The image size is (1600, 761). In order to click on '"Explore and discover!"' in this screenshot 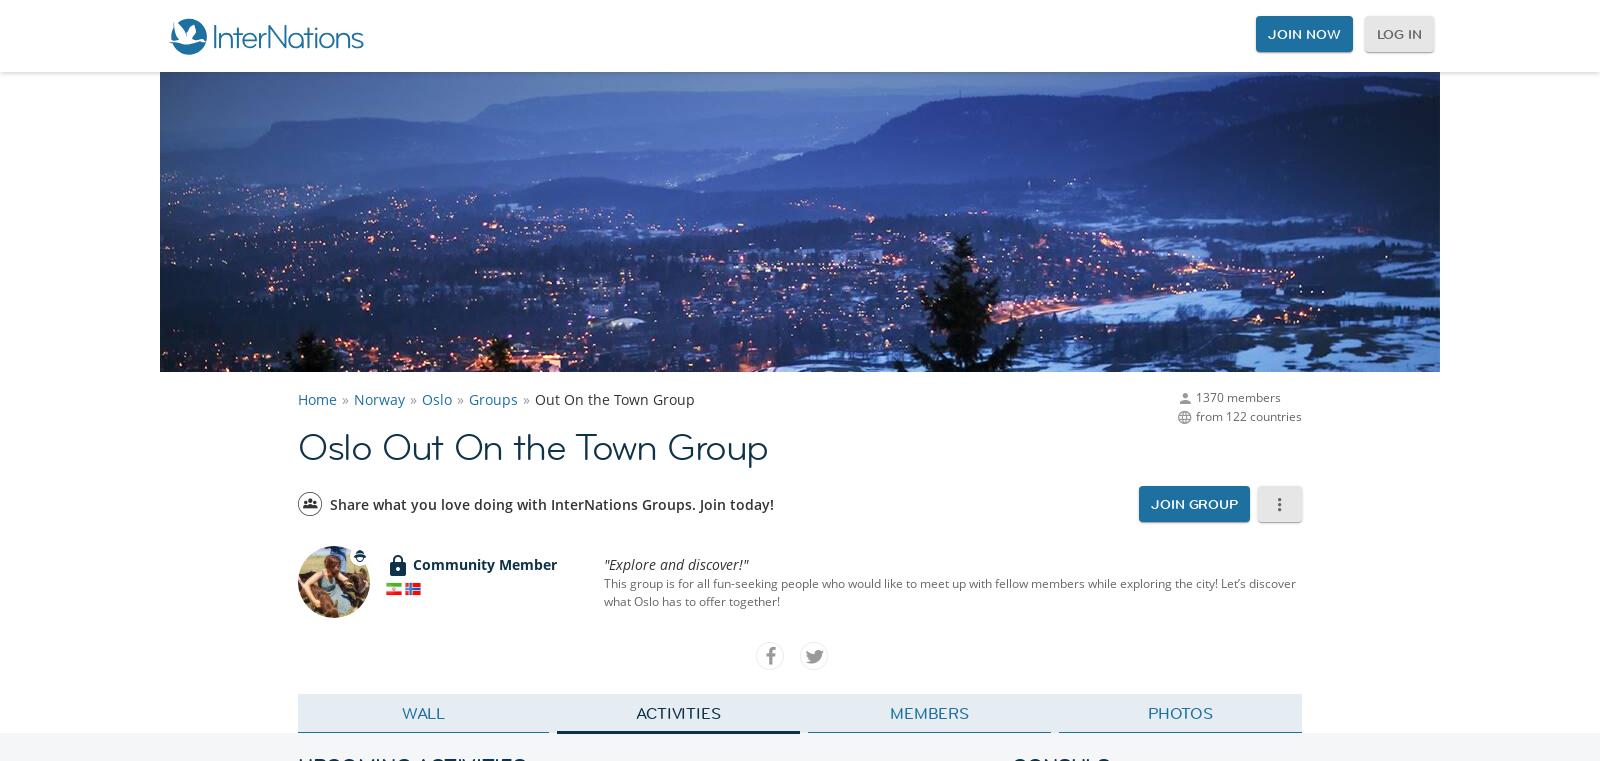, I will do `click(676, 564)`.